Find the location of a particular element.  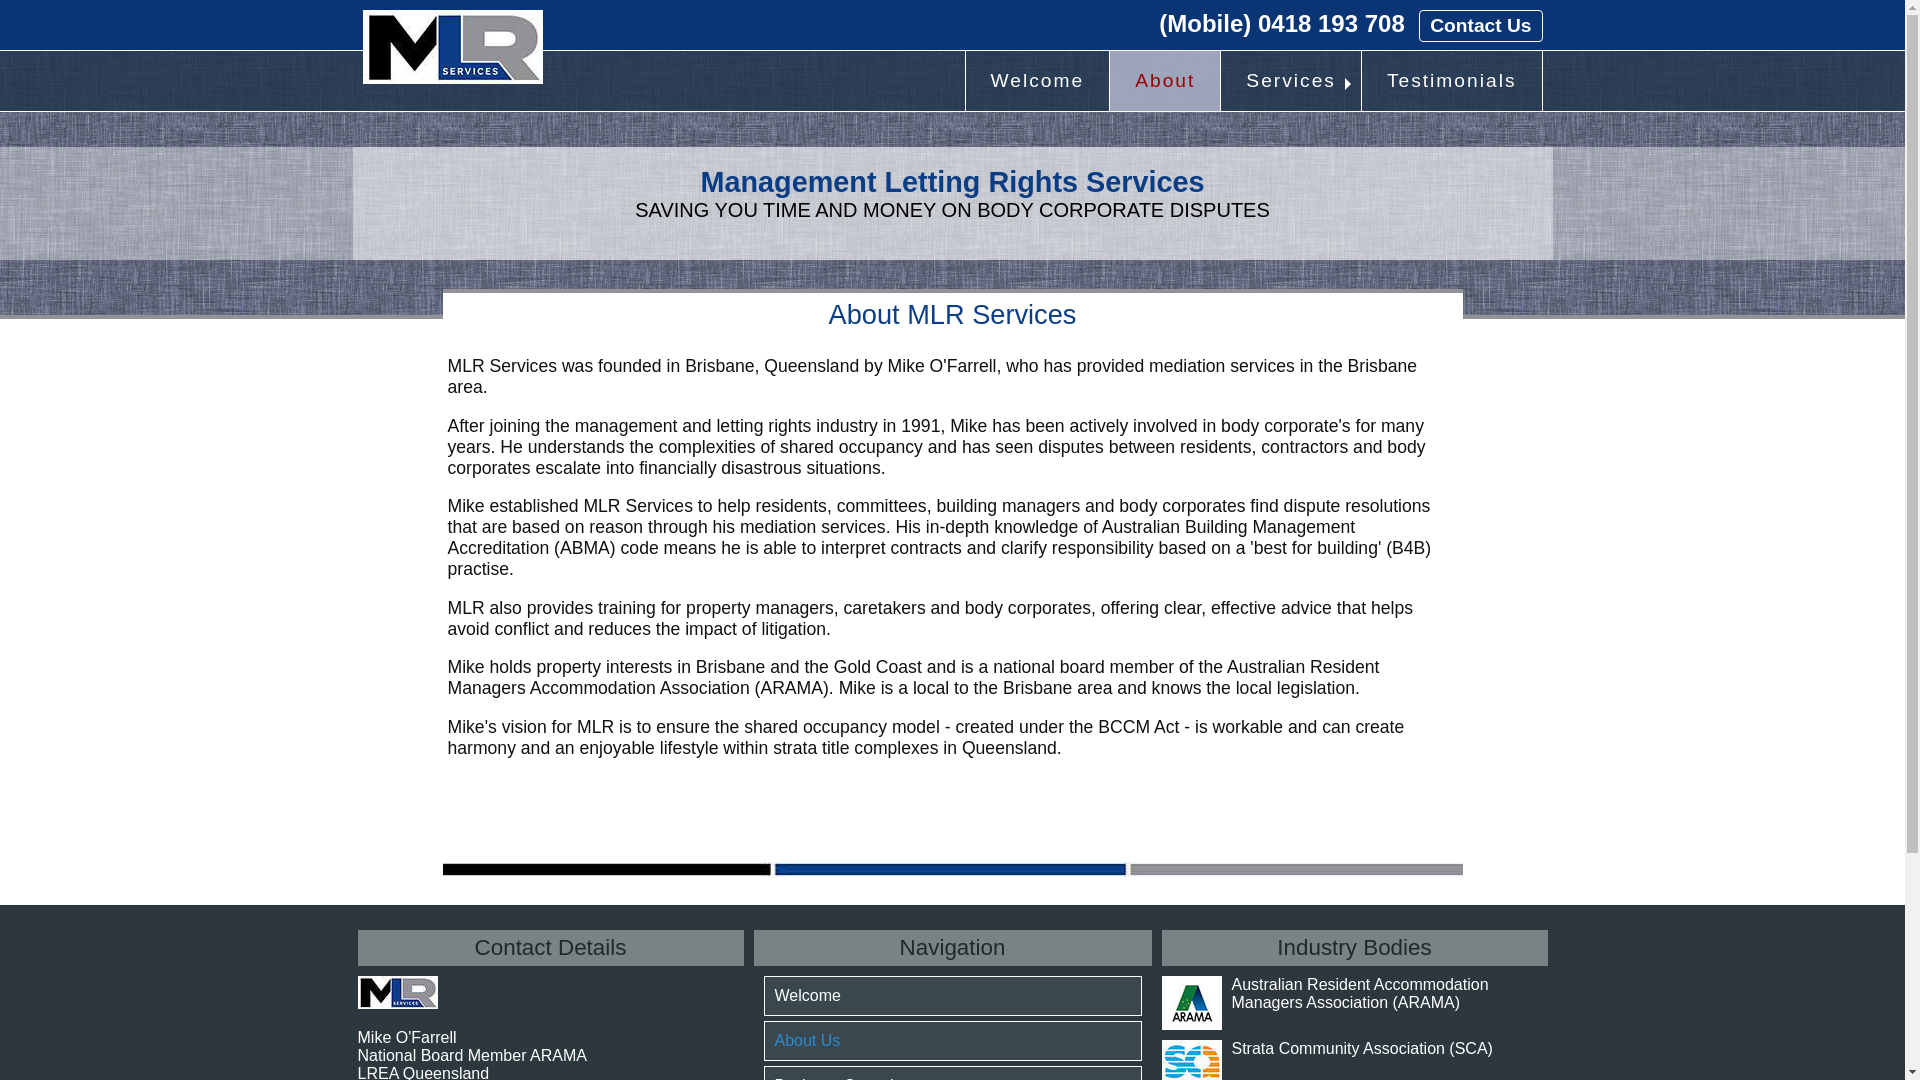

'Services' is located at coordinates (1291, 80).